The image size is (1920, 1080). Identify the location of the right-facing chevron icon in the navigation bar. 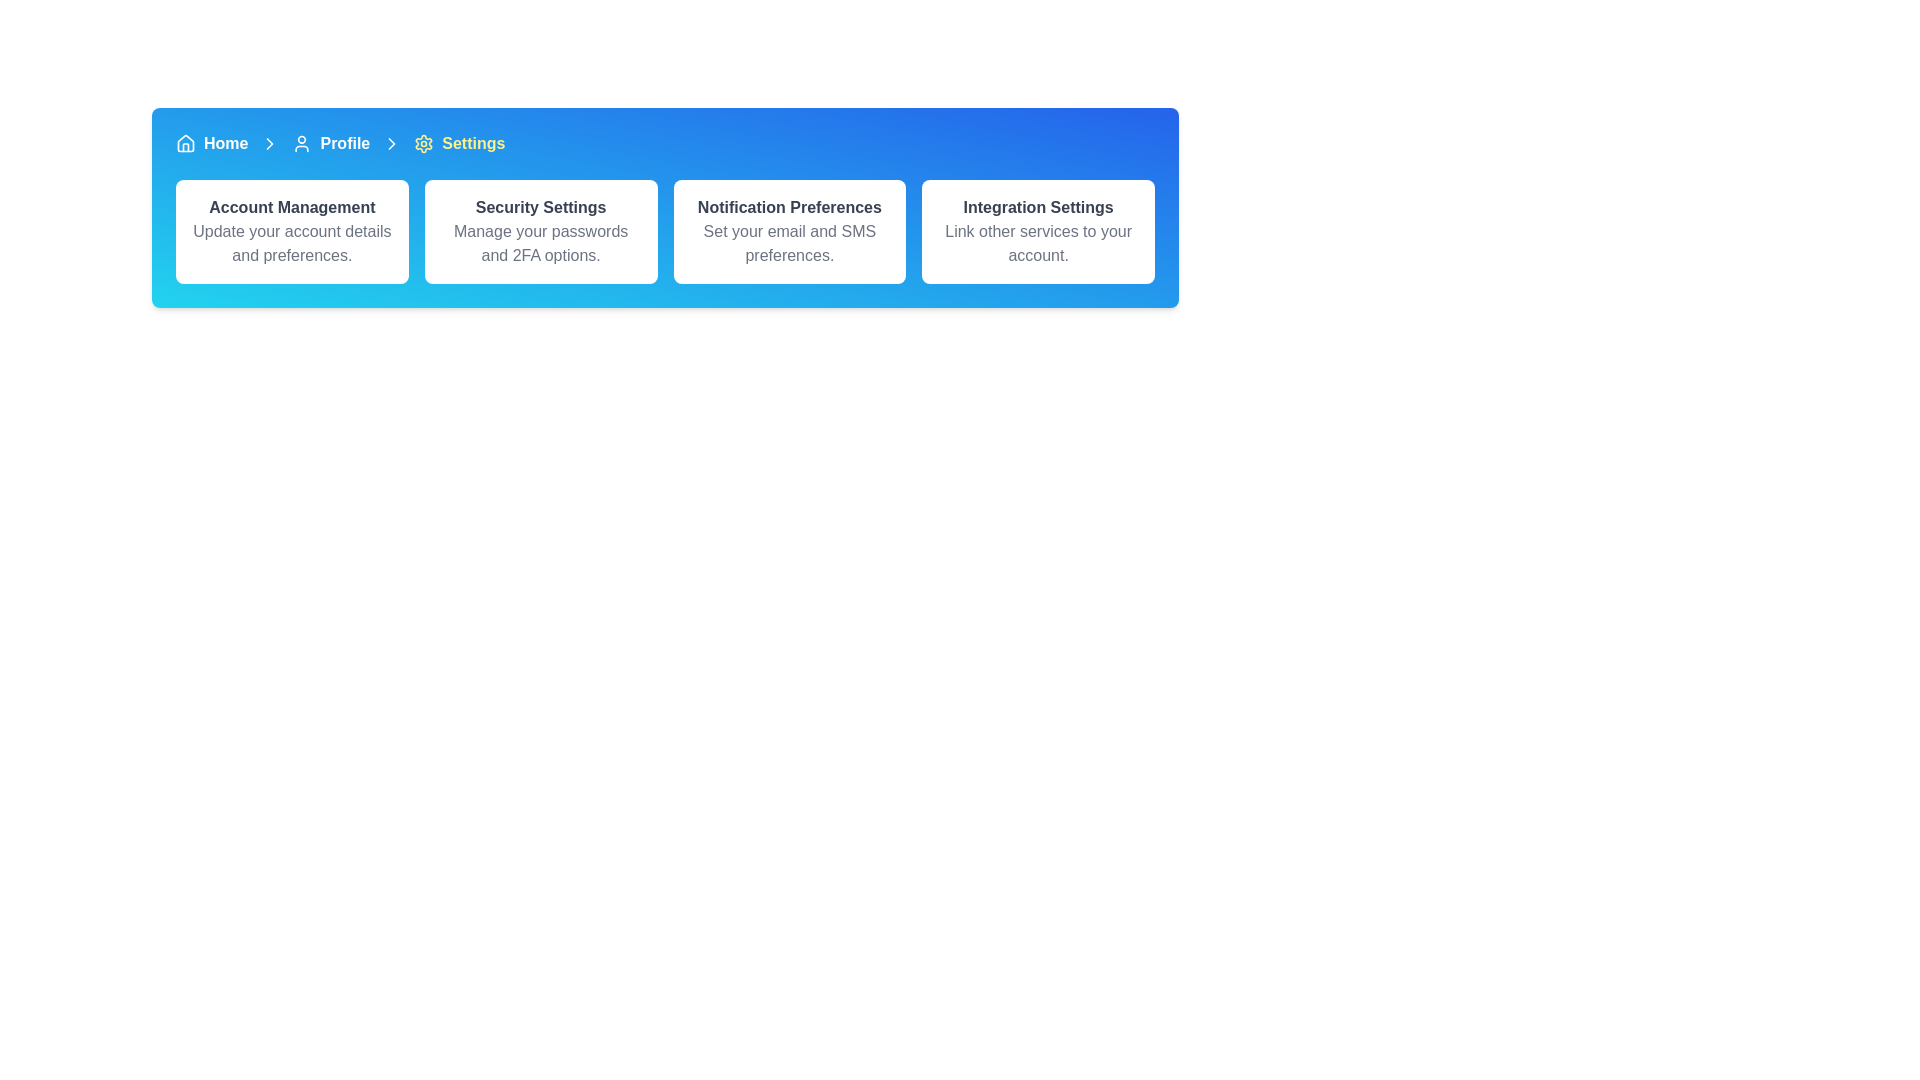
(392, 142).